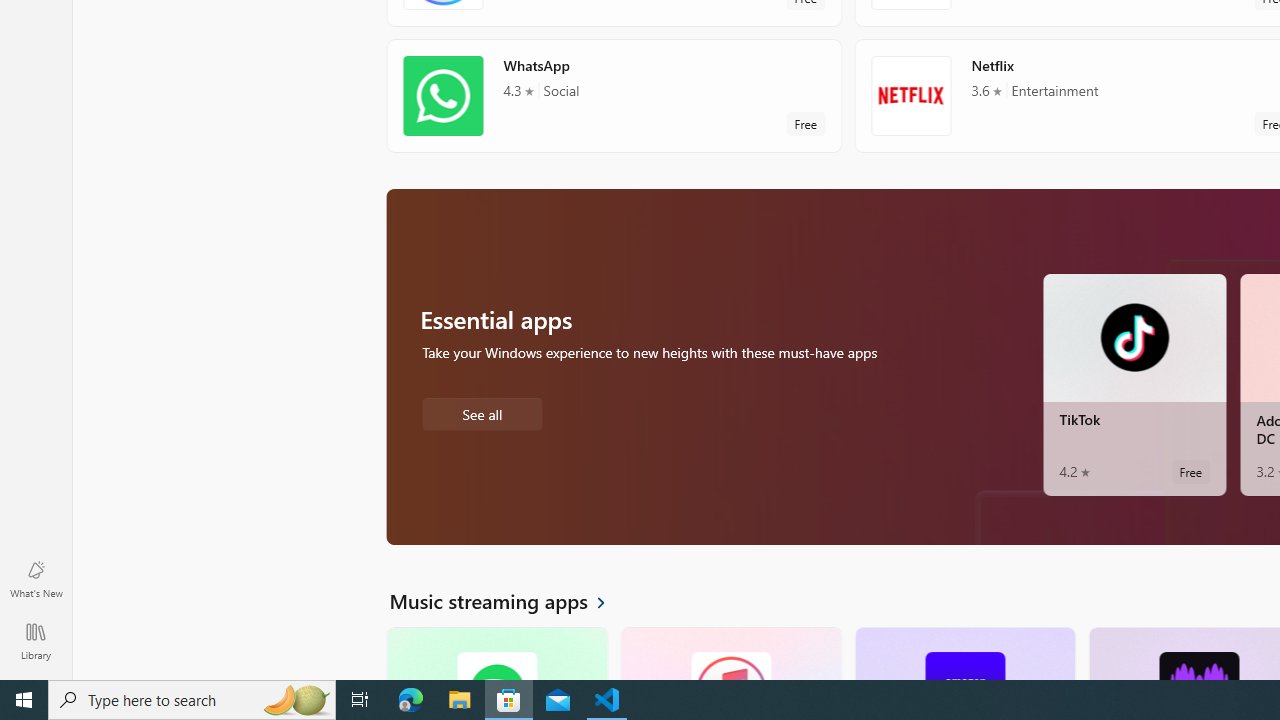 The height and width of the screenshot is (720, 1280). I want to click on 'iTunes. Average rating of 2.5 out of five stars. Free  ', so click(729, 653).